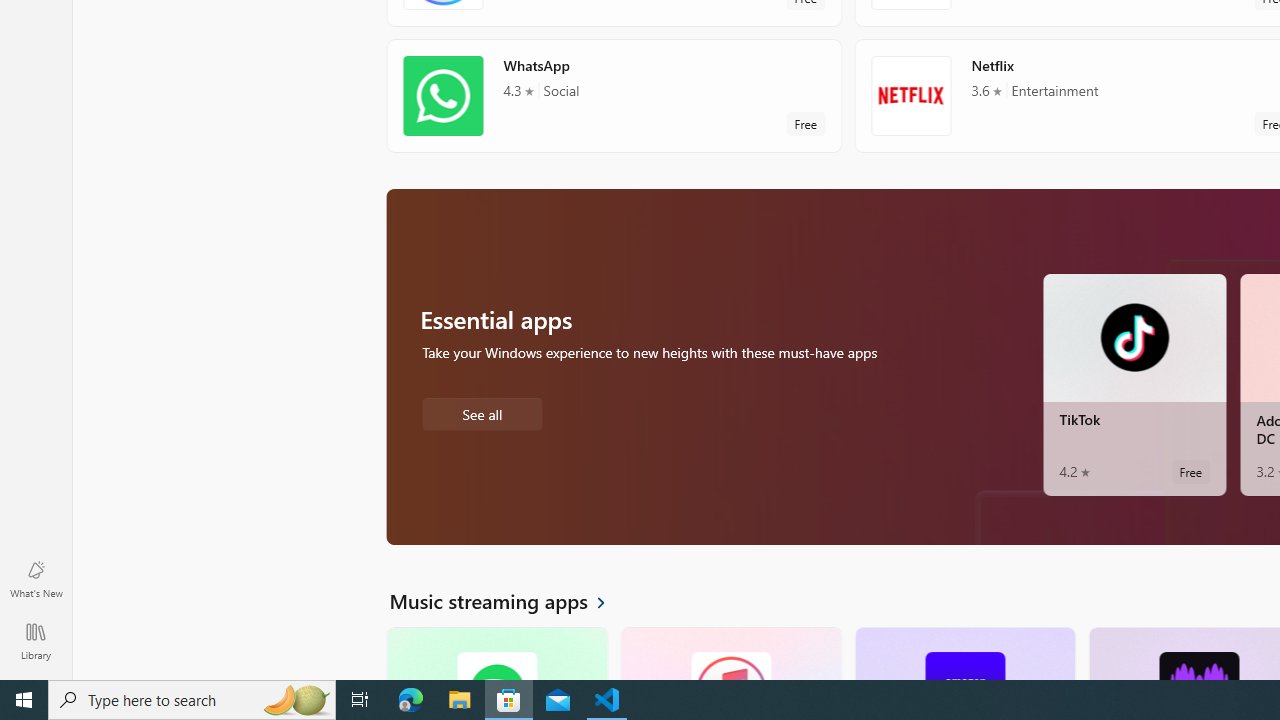 The height and width of the screenshot is (720, 1280). I want to click on 'iTunes. Average rating of 2.5 out of five stars. Free  ', so click(729, 653).